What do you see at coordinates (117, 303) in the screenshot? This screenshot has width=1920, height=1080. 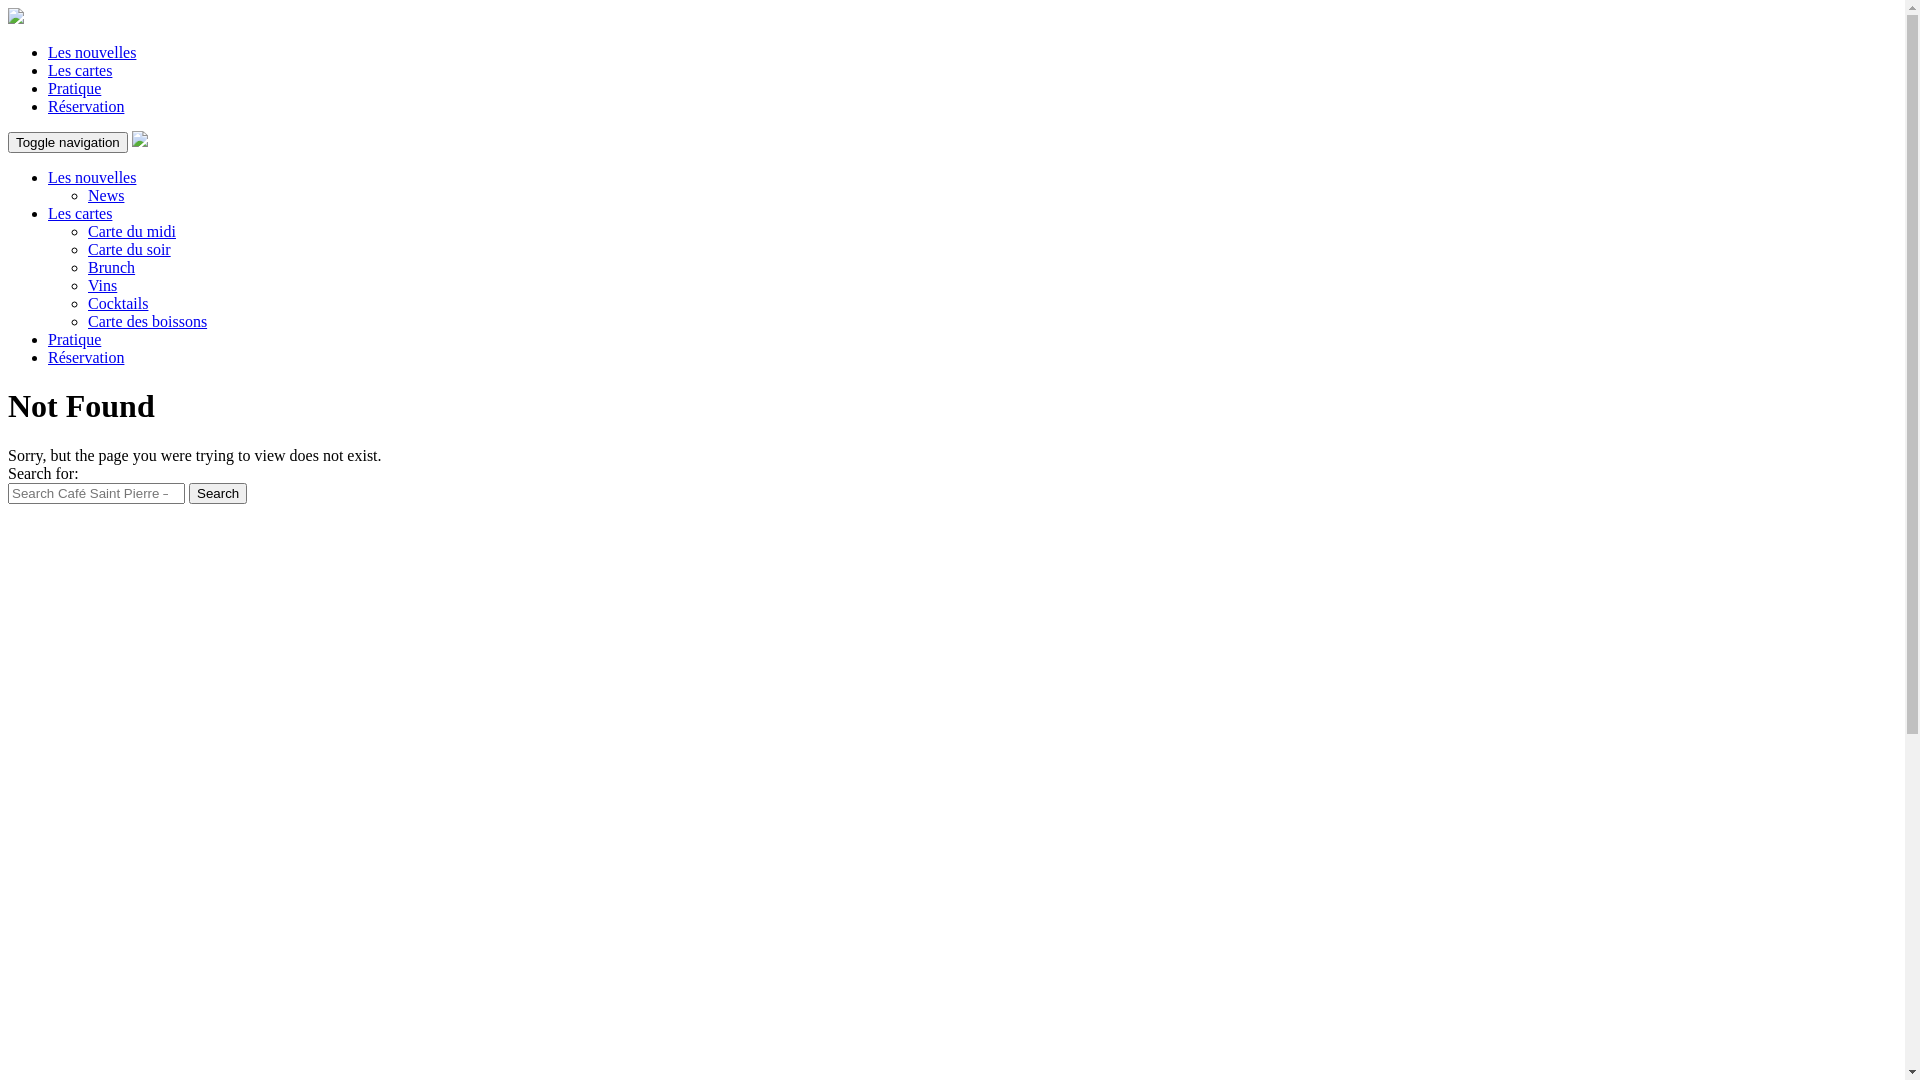 I see `'Cocktails'` at bounding box center [117, 303].